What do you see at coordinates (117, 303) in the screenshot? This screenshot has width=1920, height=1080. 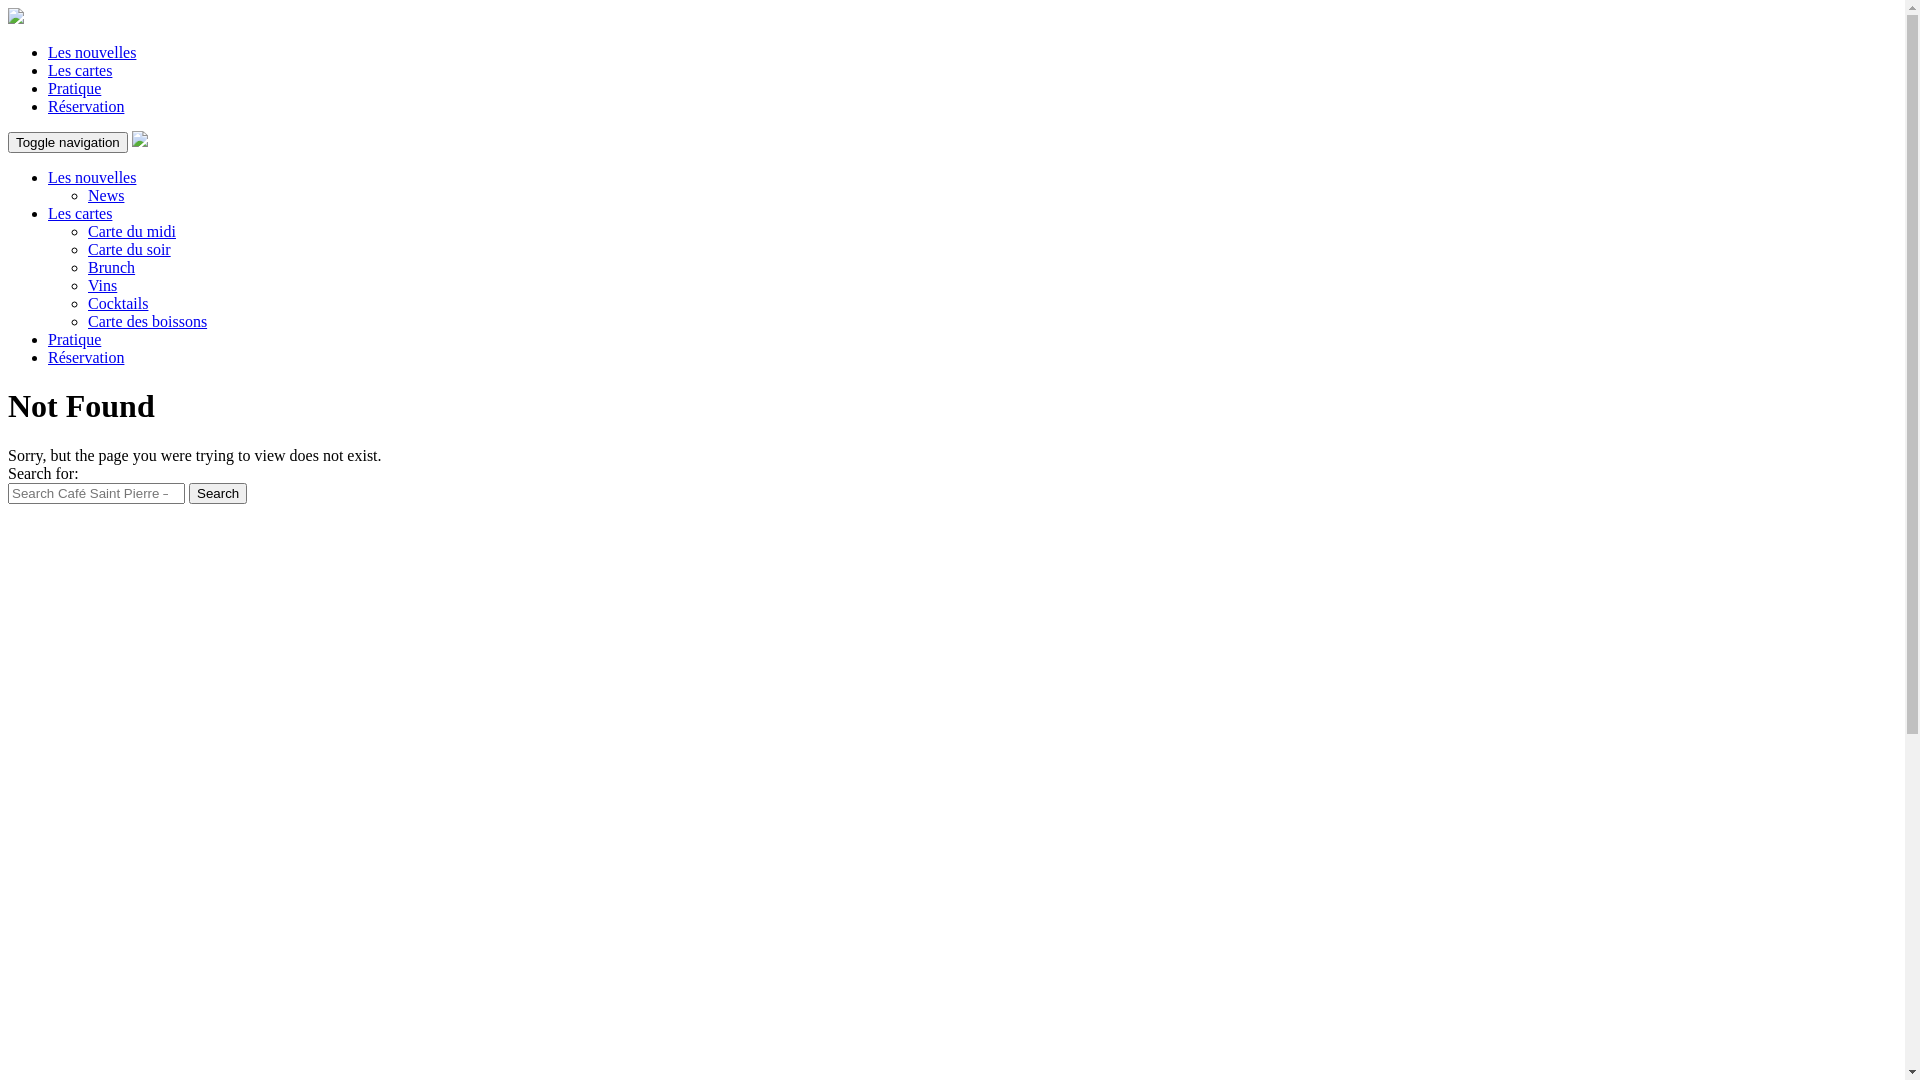 I see `'Cocktails'` at bounding box center [117, 303].